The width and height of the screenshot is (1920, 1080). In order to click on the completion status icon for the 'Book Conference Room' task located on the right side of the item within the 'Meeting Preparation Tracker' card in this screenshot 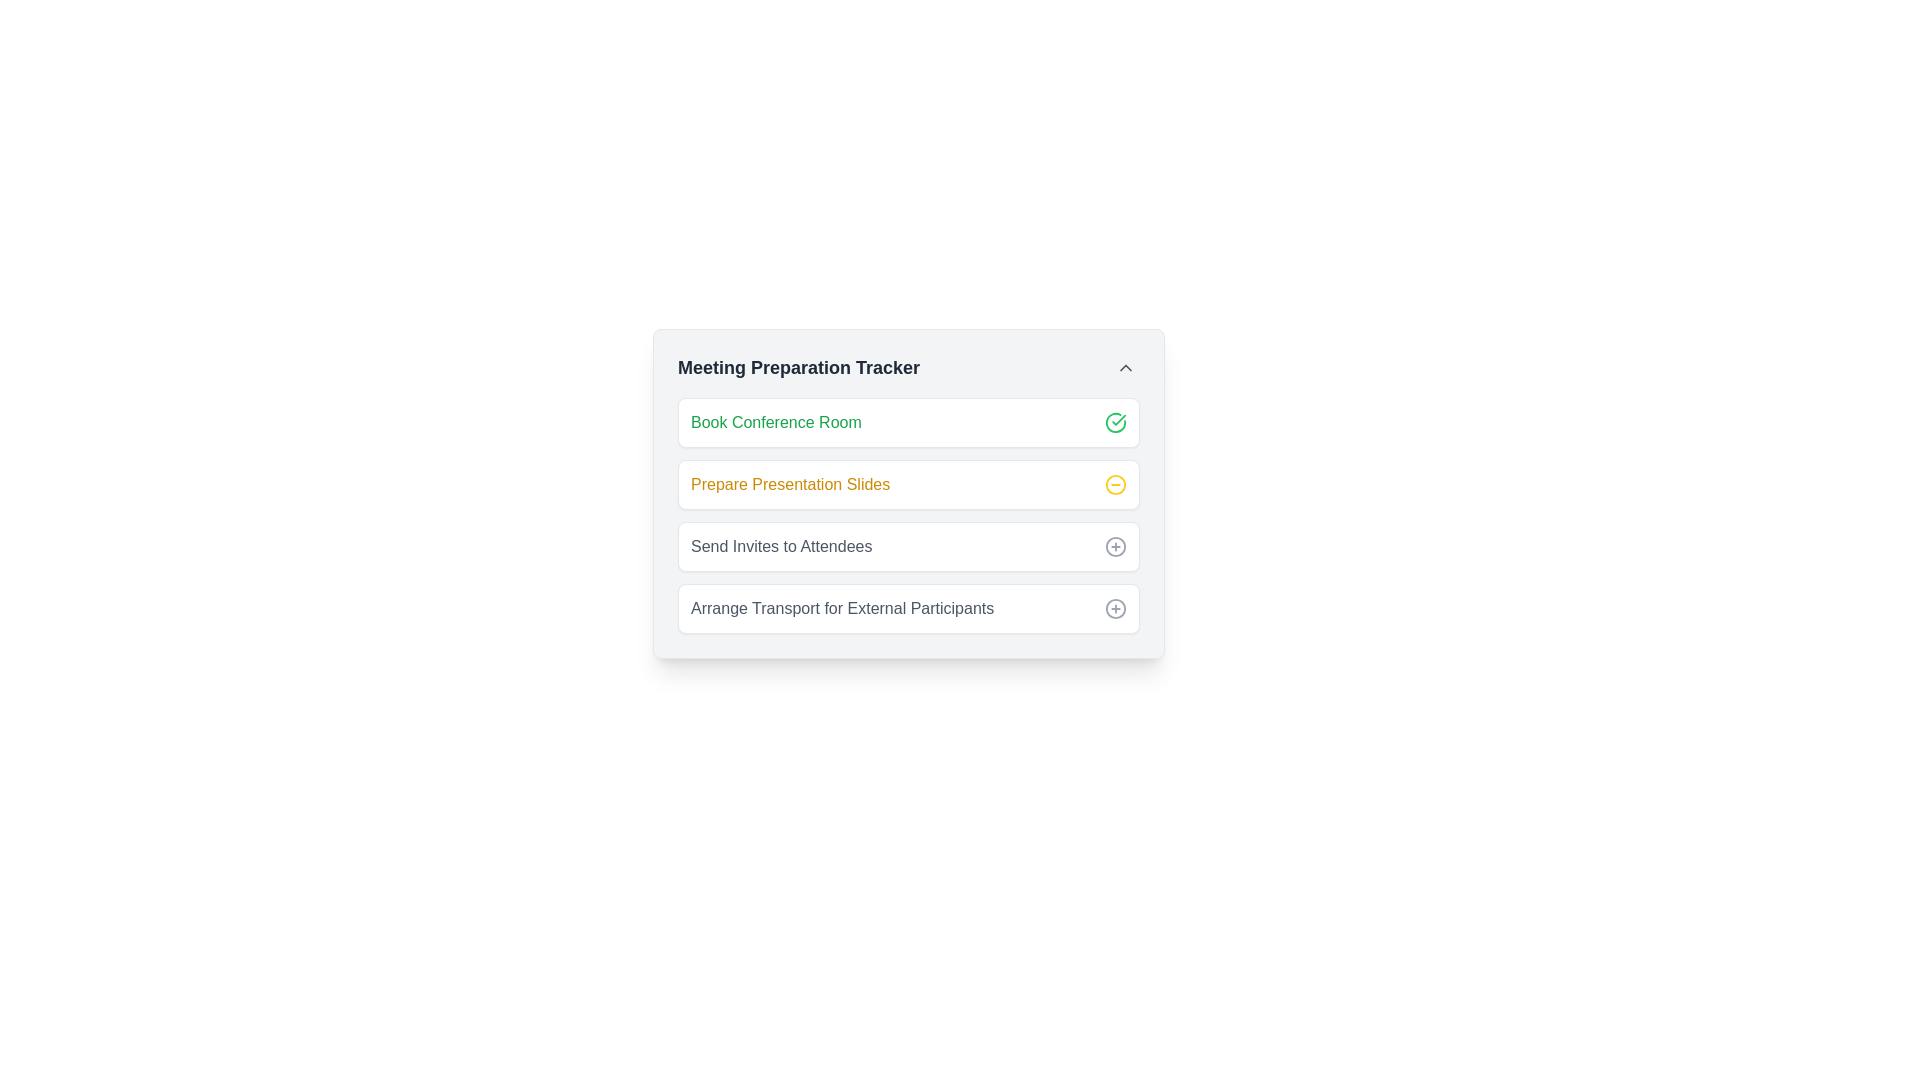, I will do `click(1115, 422)`.